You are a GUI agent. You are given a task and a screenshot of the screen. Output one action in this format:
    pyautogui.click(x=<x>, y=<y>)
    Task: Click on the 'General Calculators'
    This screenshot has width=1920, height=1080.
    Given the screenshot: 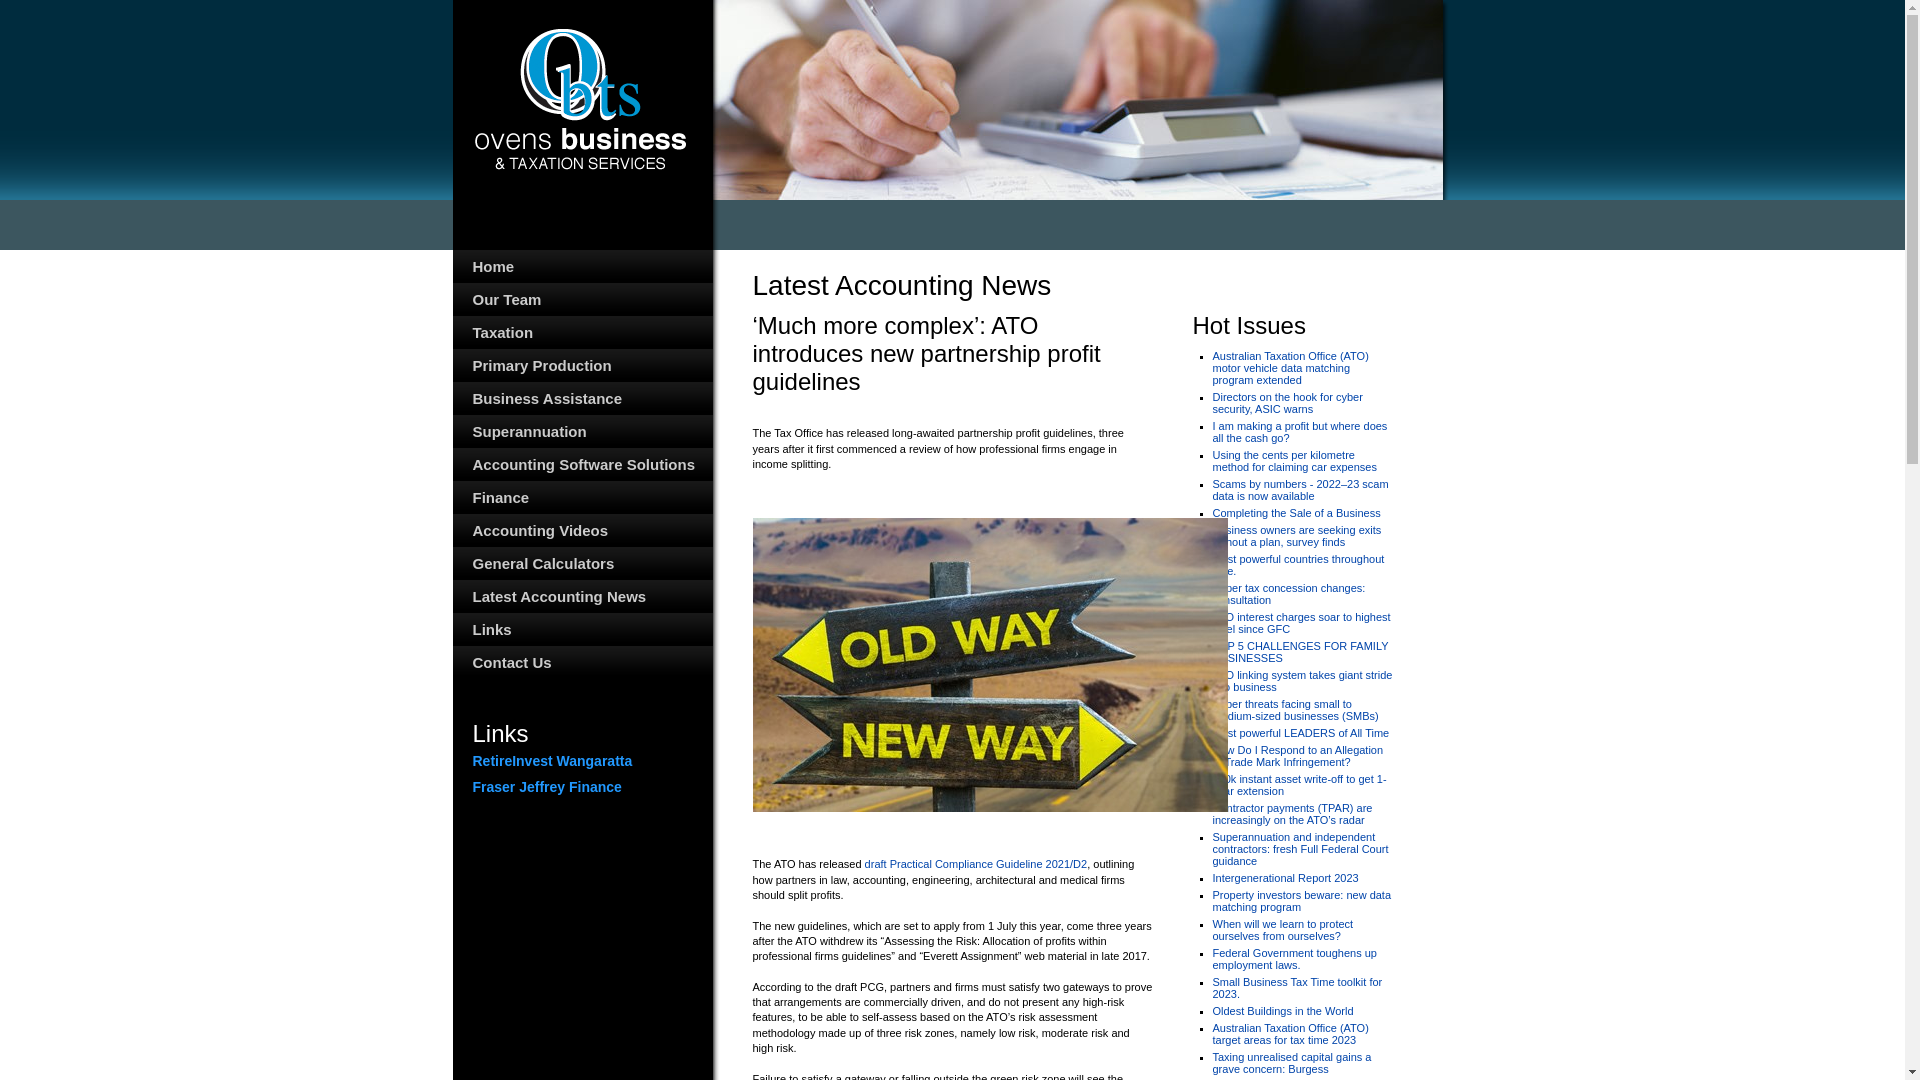 What is the action you would take?
    pyautogui.click(x=580, y=563)
    